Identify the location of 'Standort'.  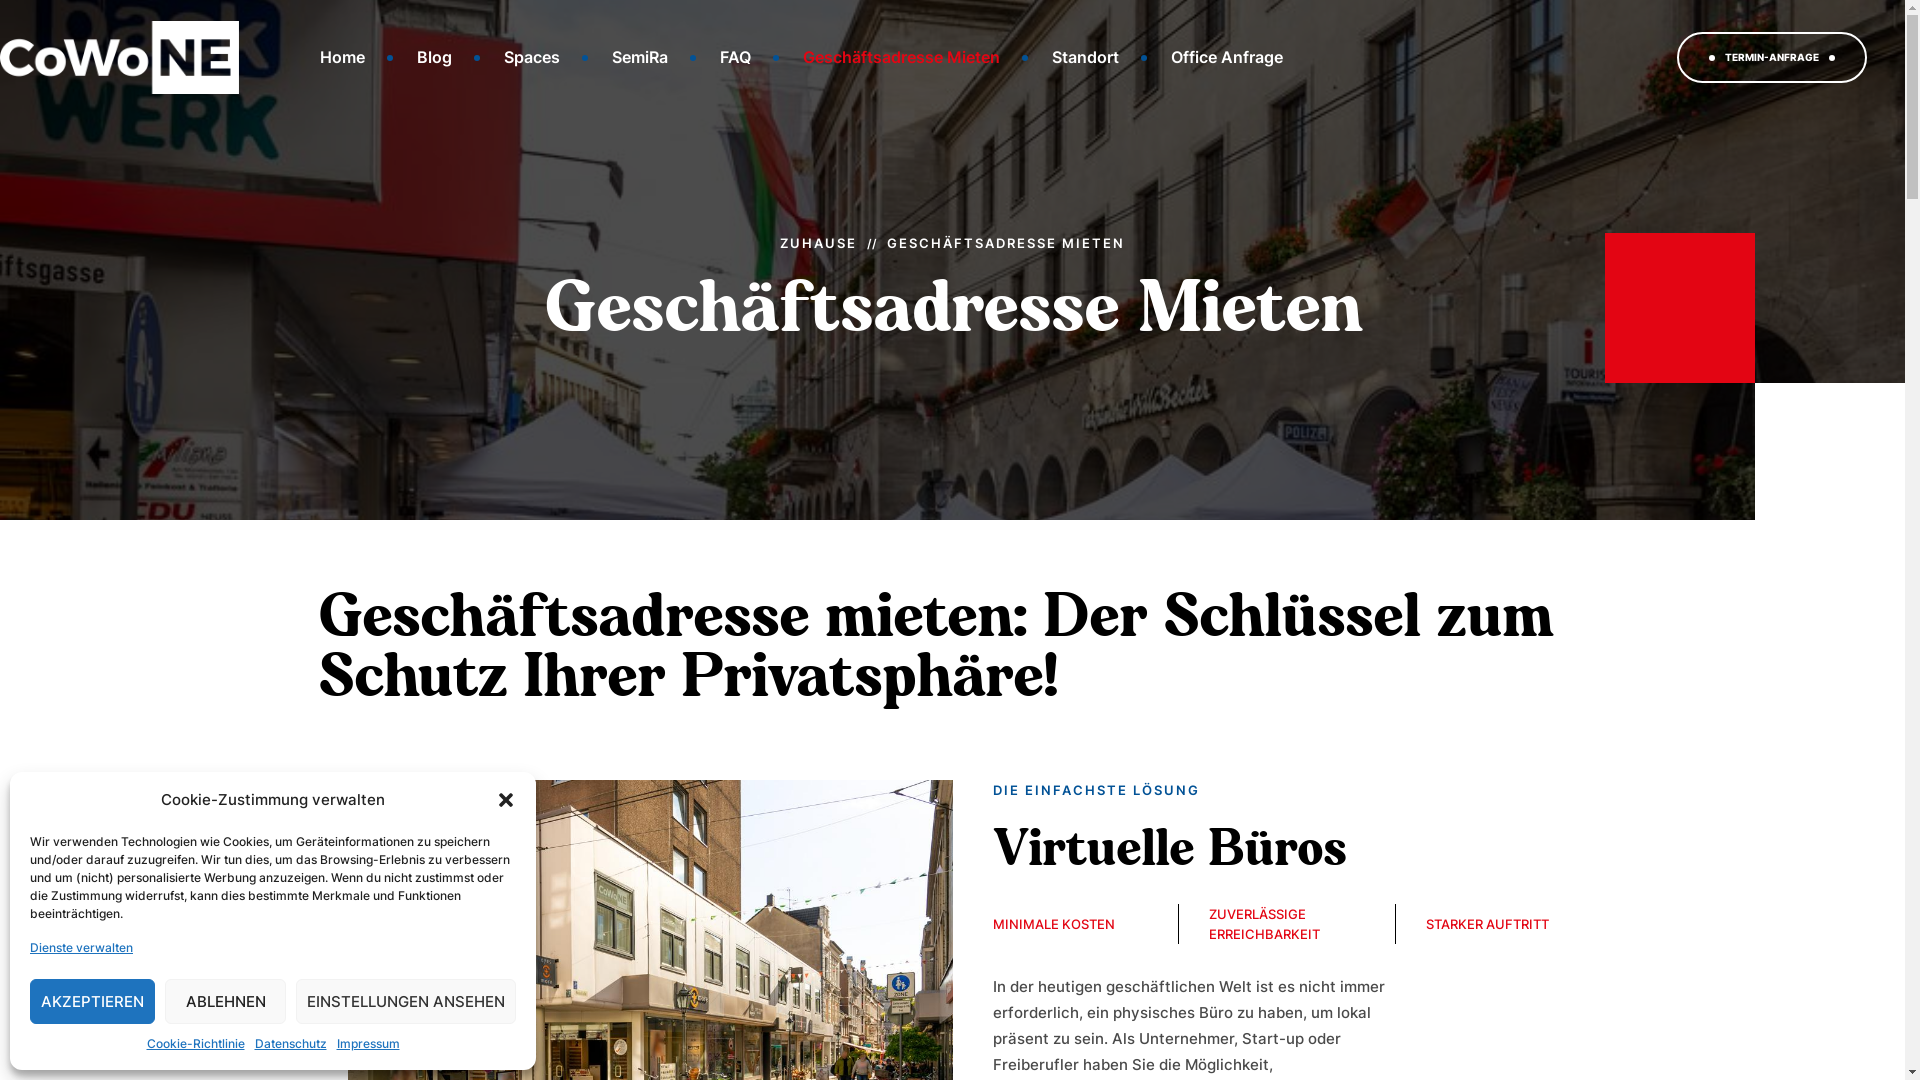
(1084, 56).